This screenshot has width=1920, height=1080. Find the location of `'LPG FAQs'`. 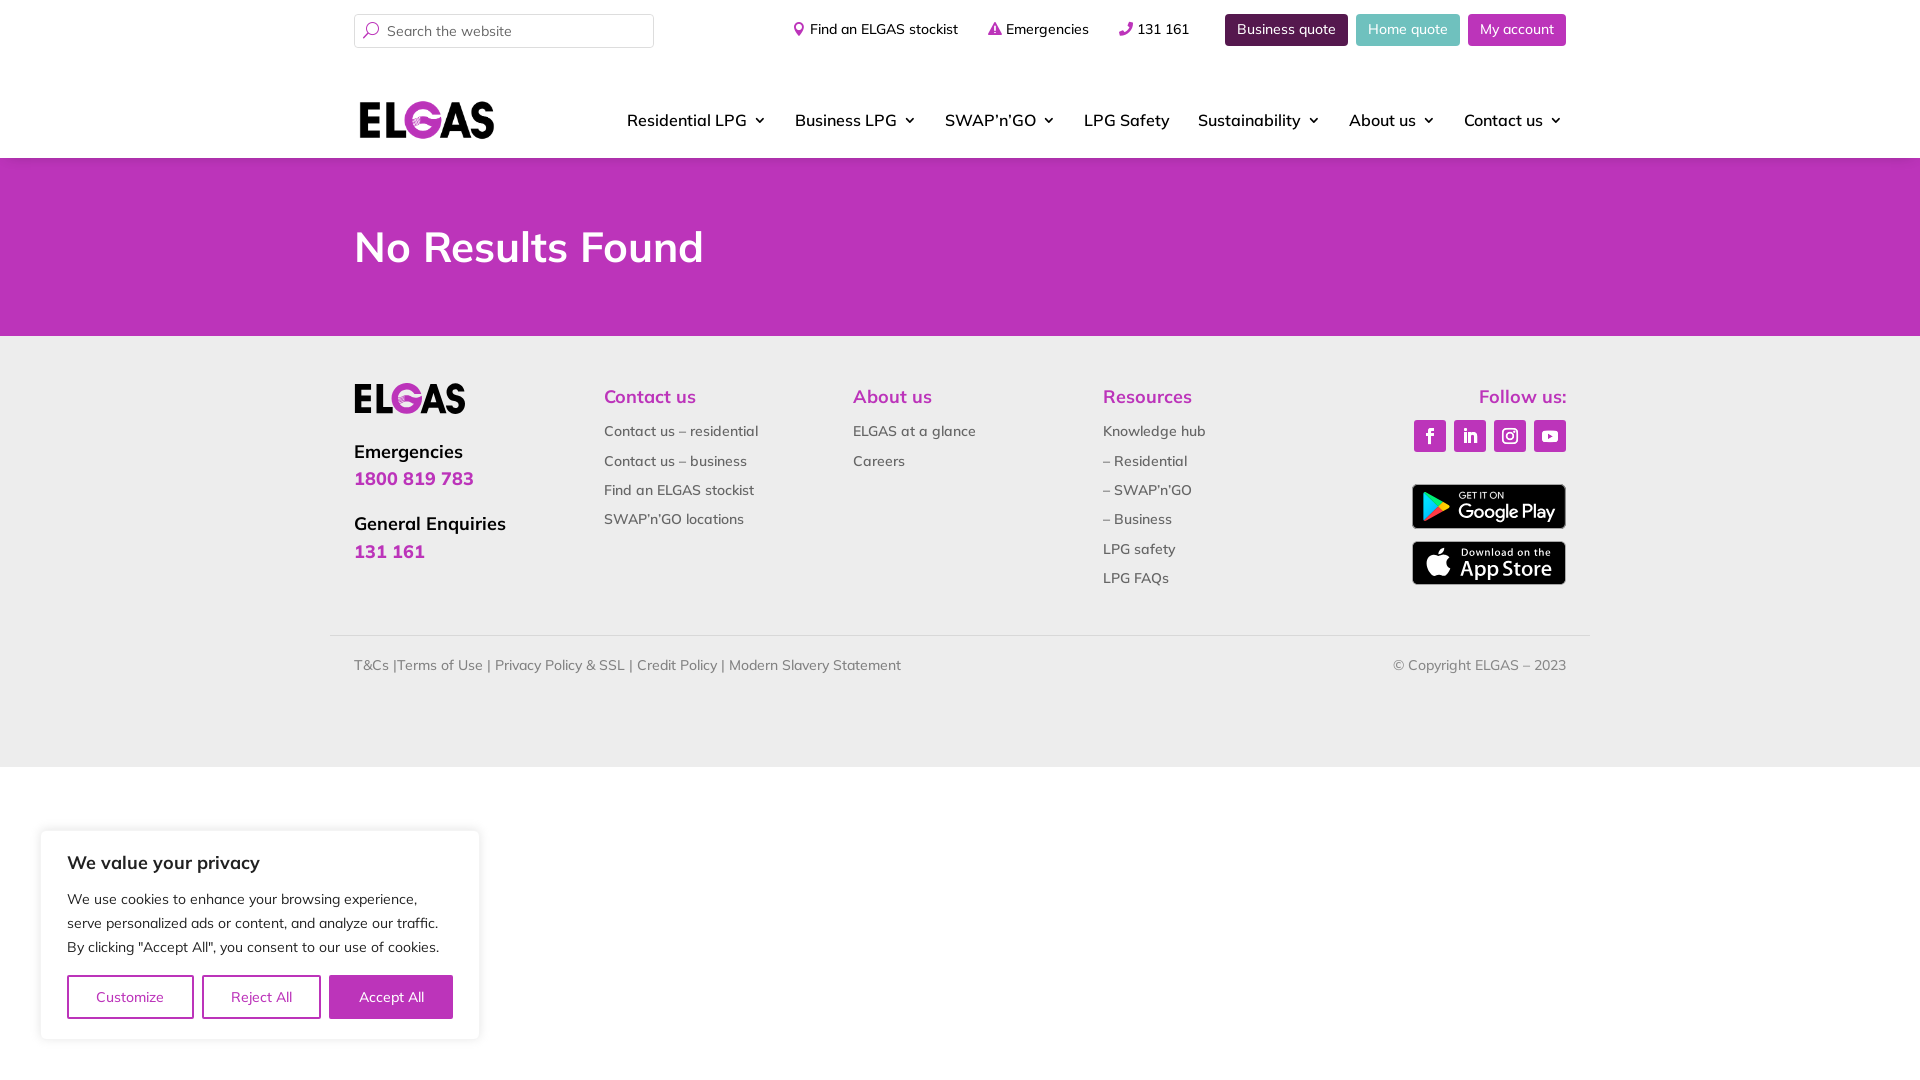

'LPG FAQs' is located at coordinates (1136, 578).